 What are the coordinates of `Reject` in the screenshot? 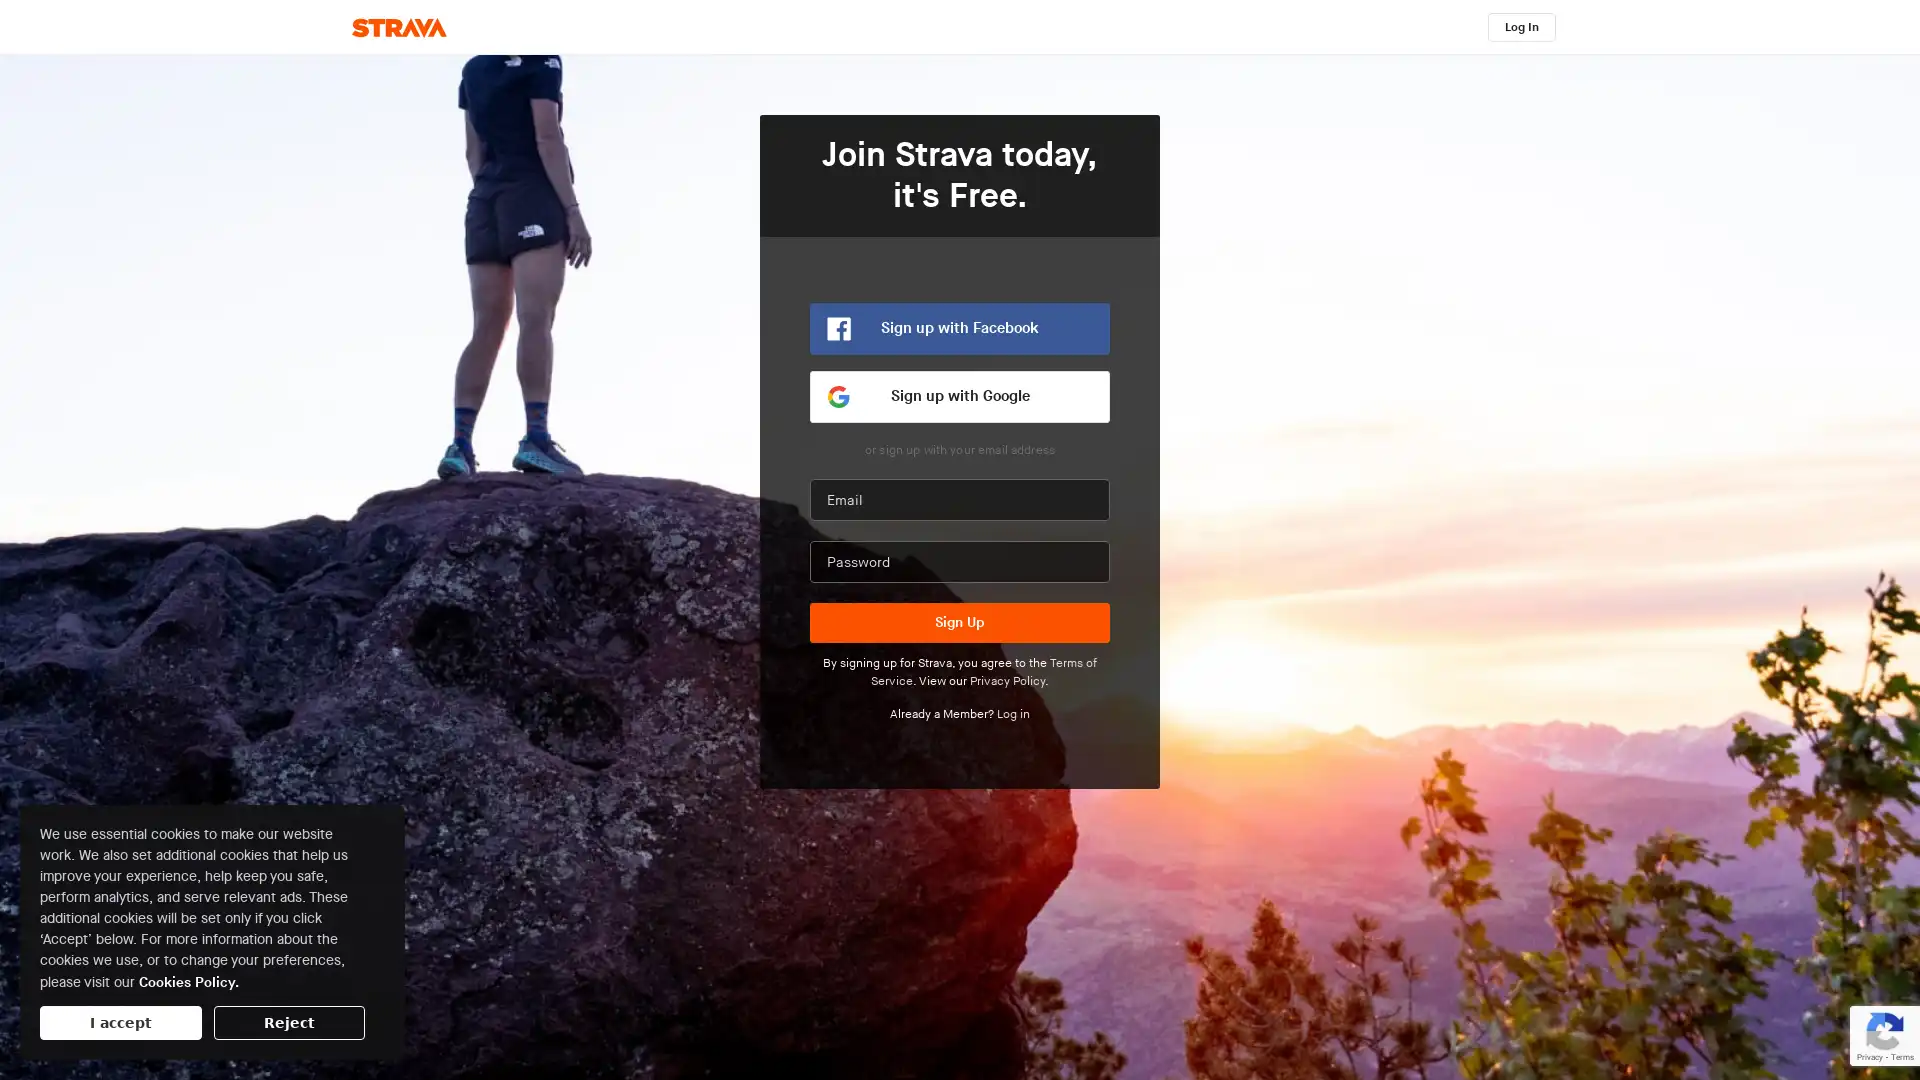 It's located at (288, 1022).